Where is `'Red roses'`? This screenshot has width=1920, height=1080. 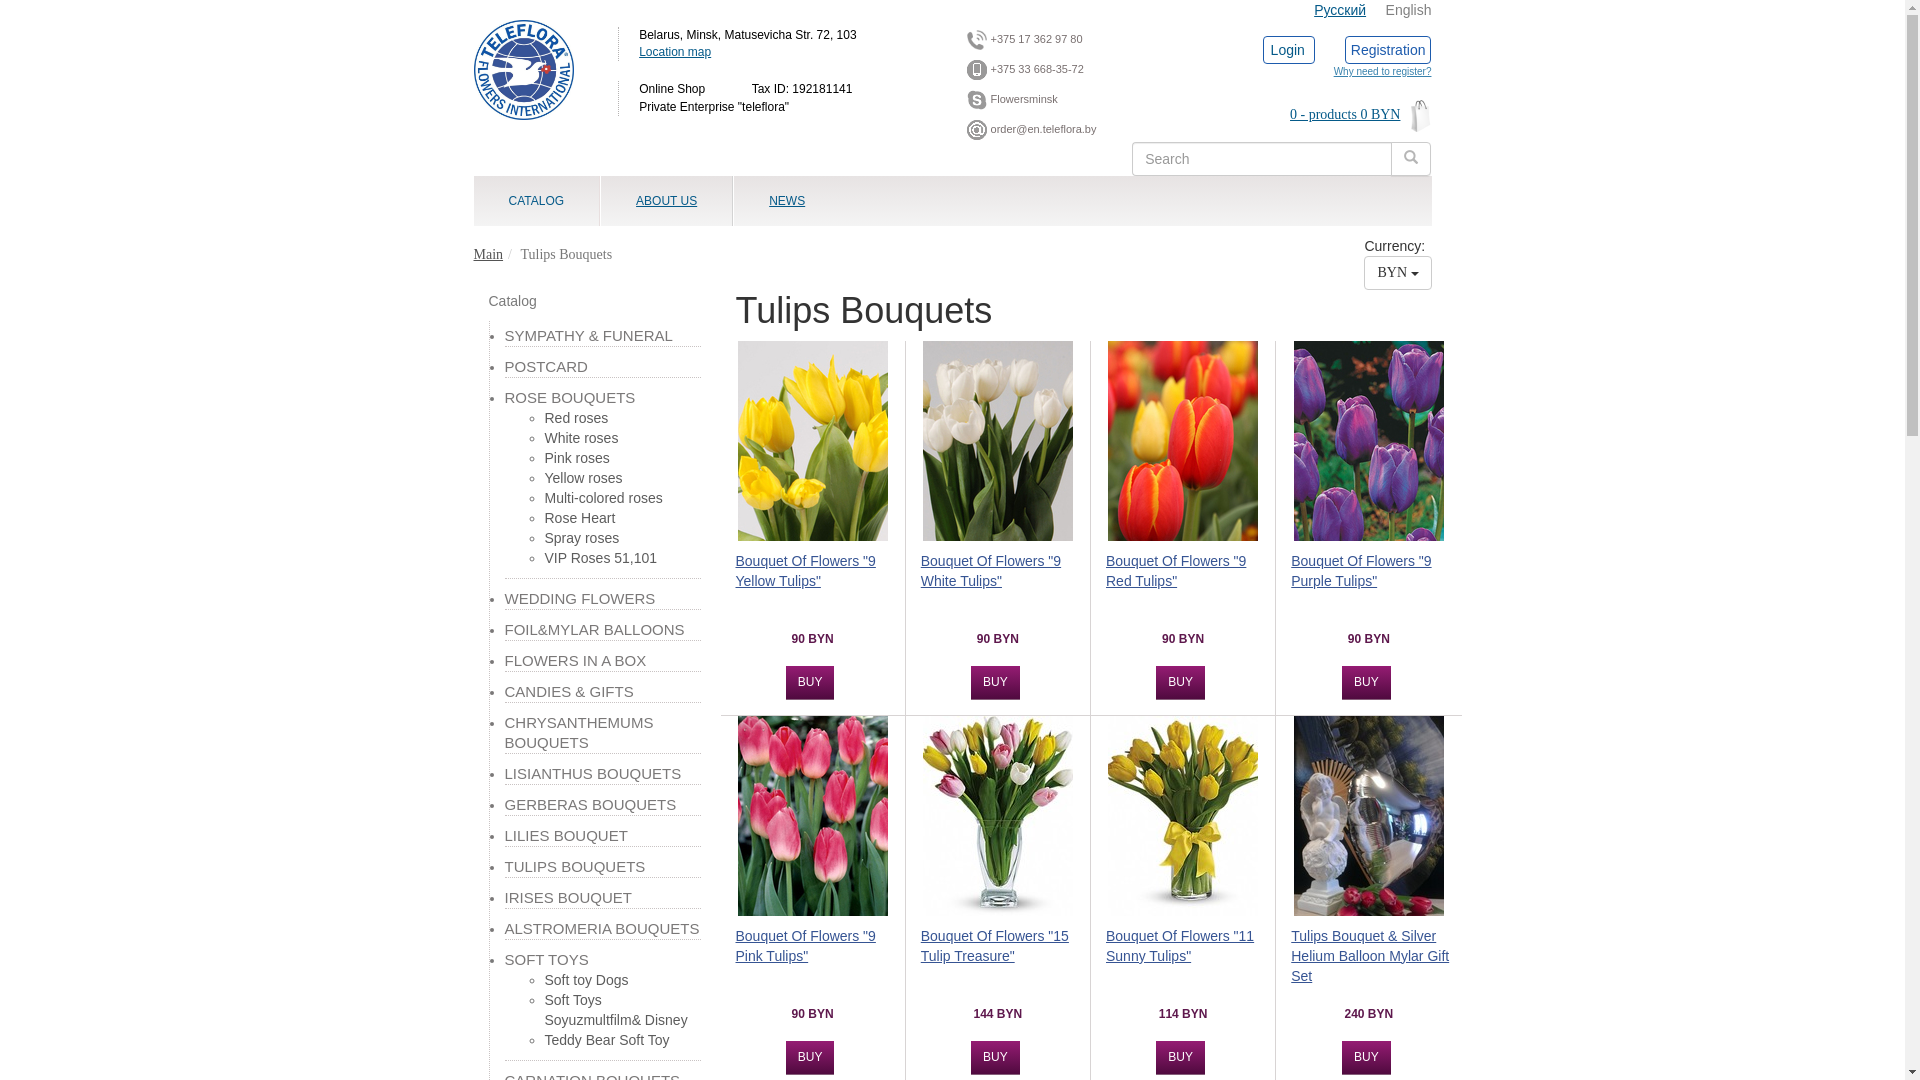
'Red roses' is located at coordinates (575, 416).